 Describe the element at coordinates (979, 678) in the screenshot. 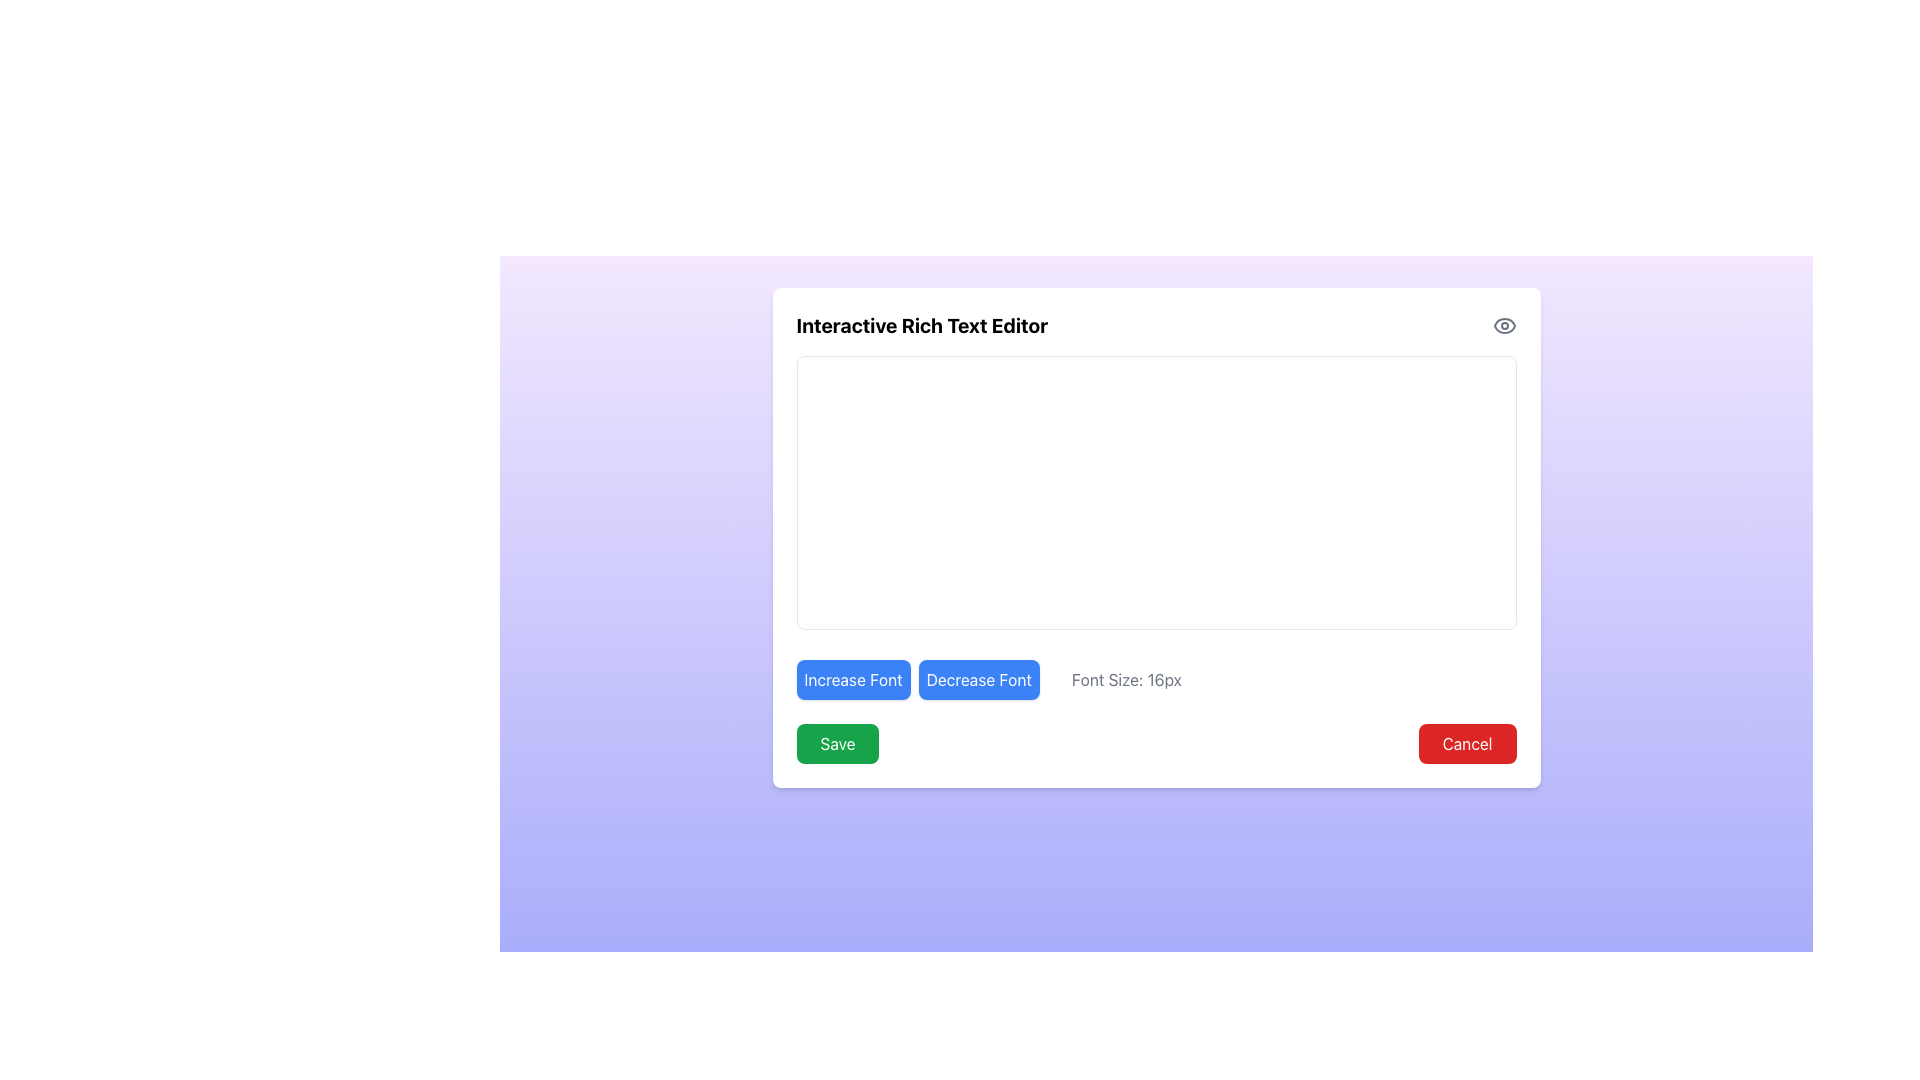

I see `the 'Decrease Font' button, which is a rounded button with a blue background and white text, positioned to the right of the 'Increase Font' button` at that location.